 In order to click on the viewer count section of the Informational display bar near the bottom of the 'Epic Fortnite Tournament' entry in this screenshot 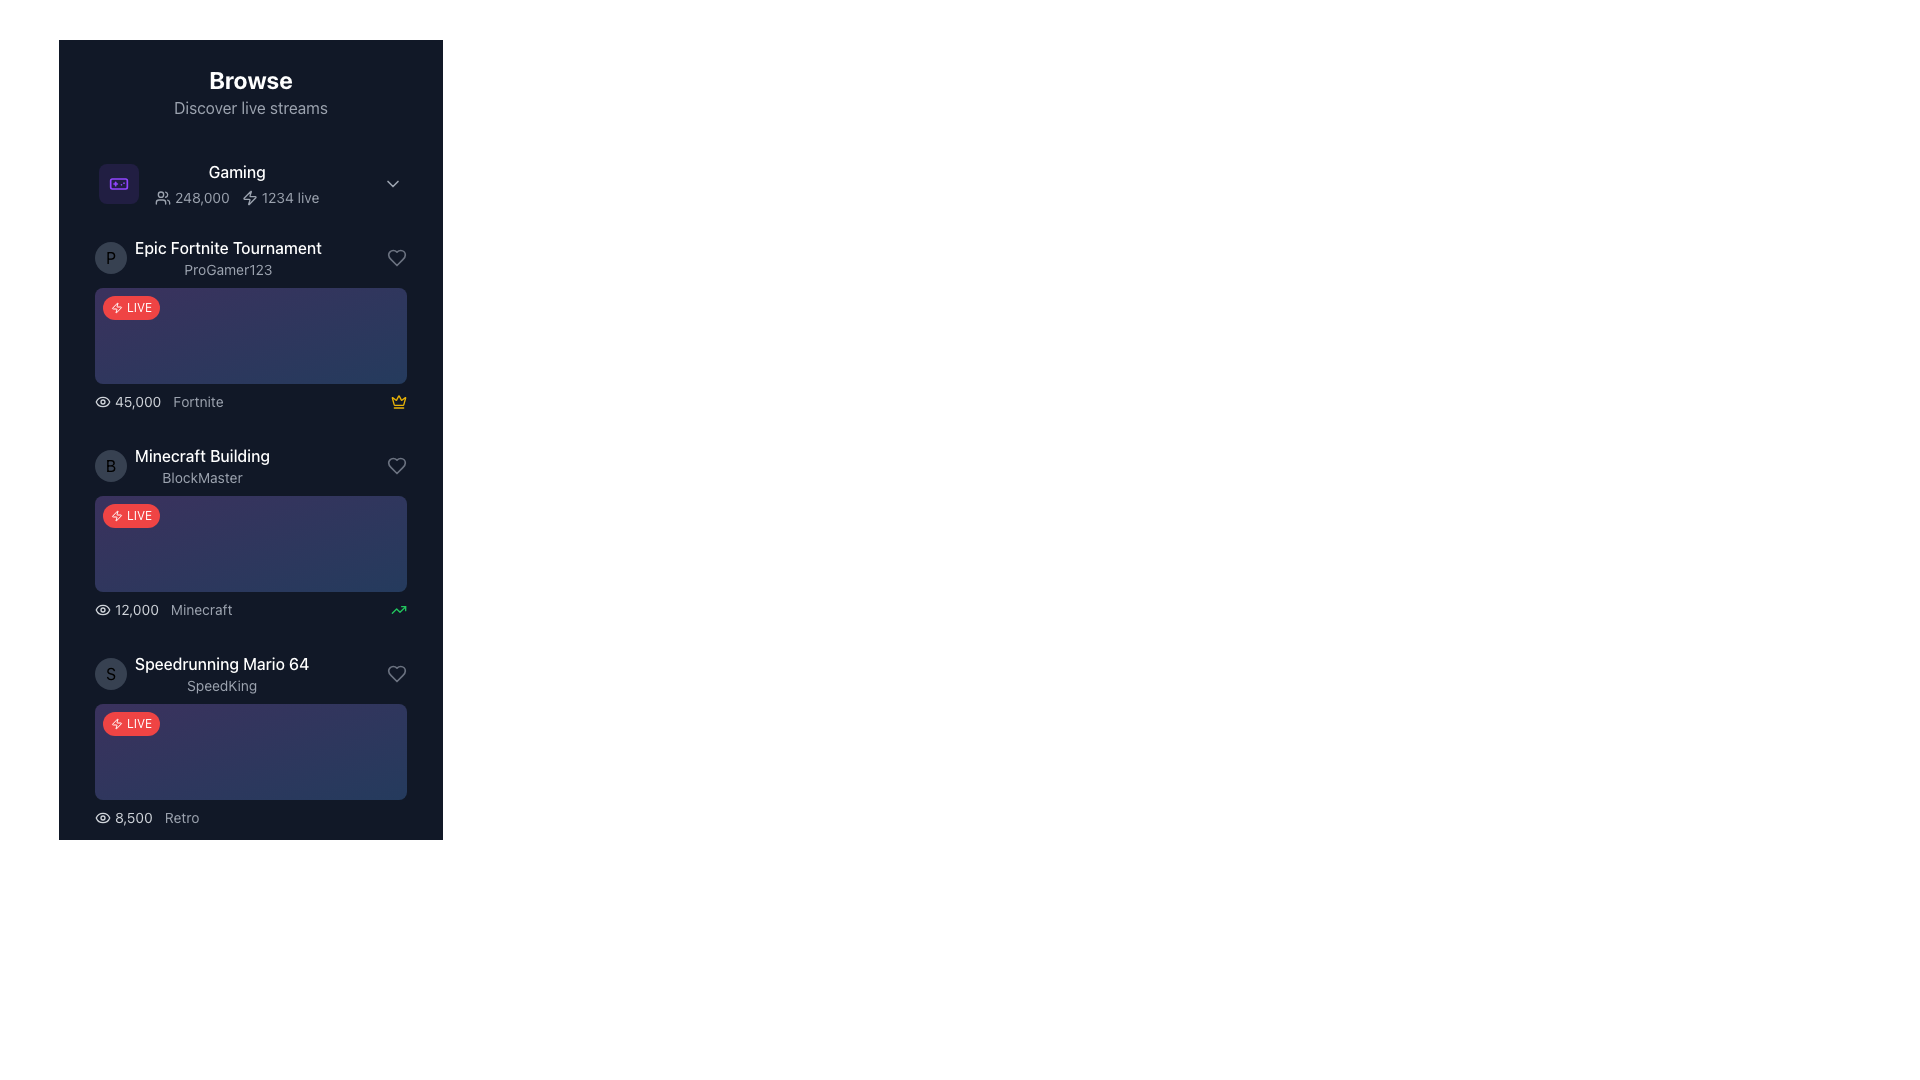, I will do `click(249, 401)`.